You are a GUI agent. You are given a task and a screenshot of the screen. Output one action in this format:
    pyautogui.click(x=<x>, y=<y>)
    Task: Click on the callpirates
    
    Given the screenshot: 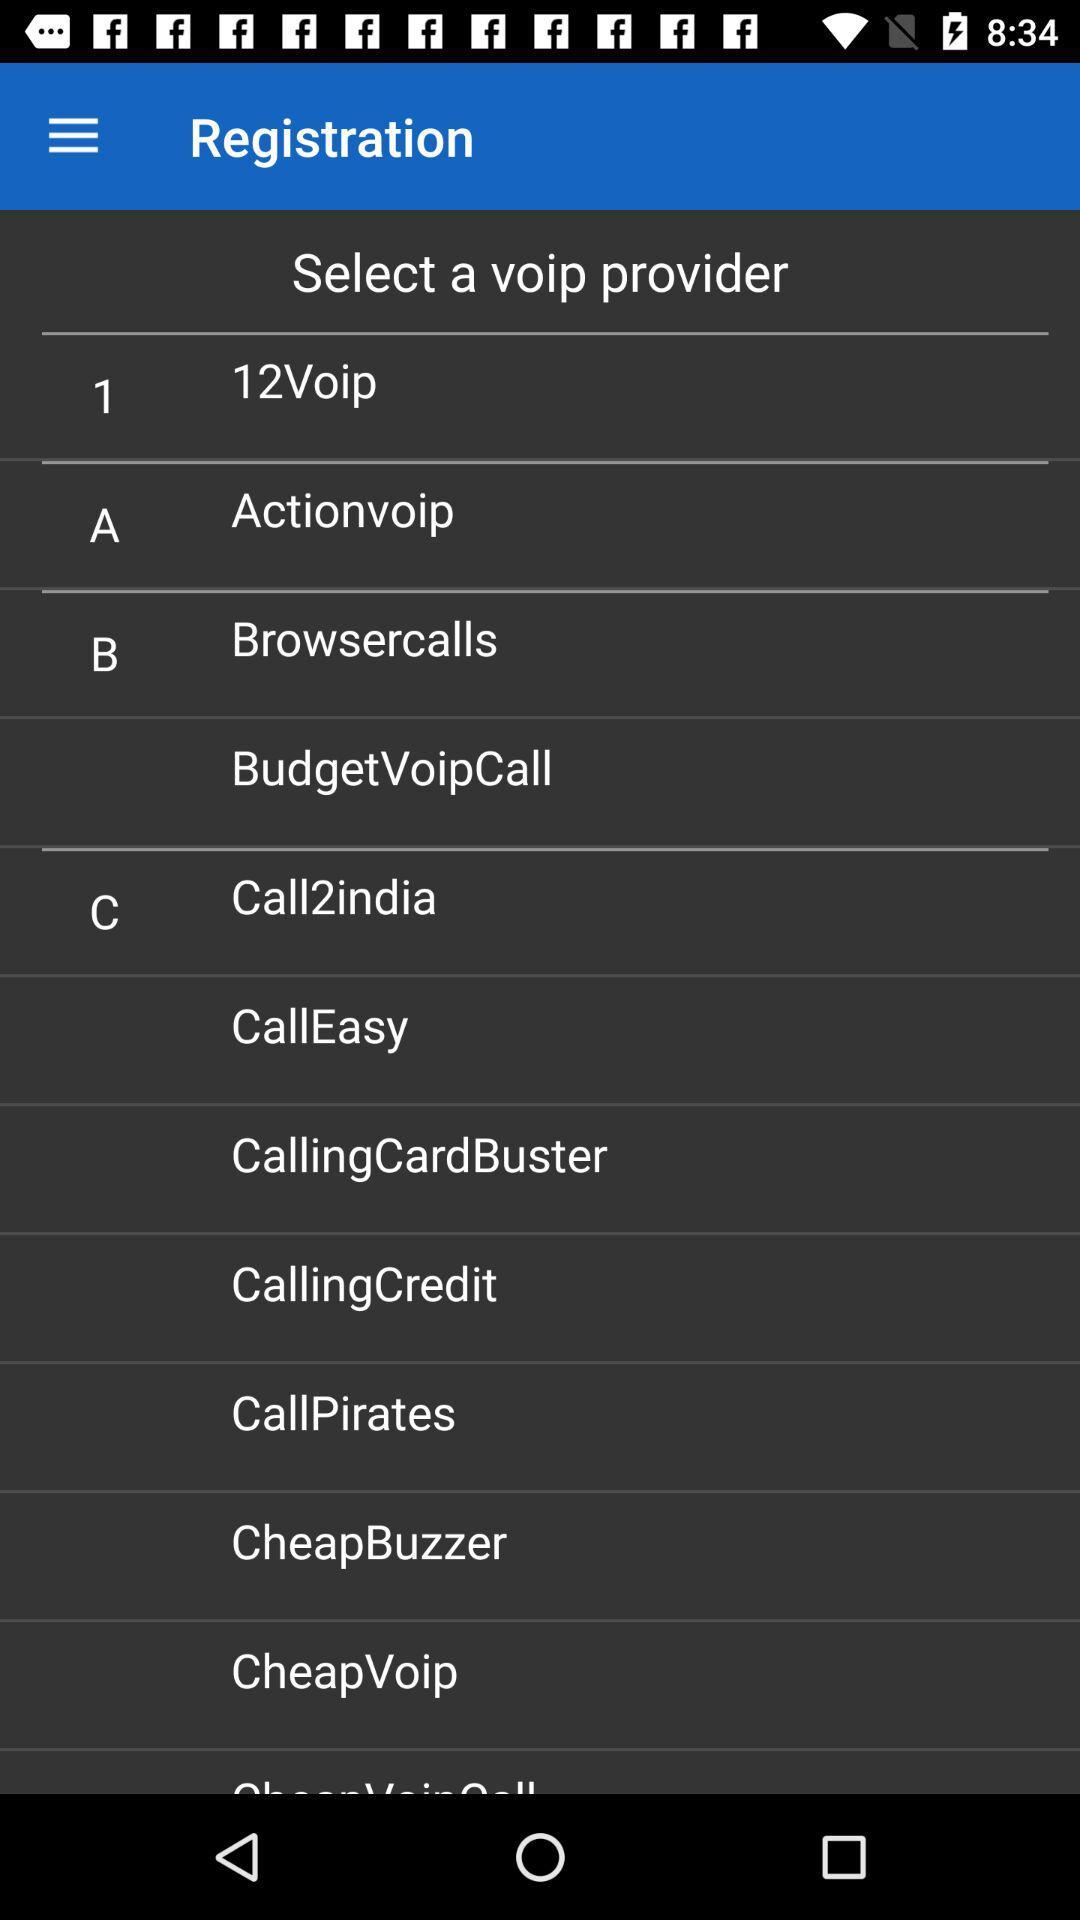 What is the action you would take?
    pyautogui.click(x=350, y=1410)
    